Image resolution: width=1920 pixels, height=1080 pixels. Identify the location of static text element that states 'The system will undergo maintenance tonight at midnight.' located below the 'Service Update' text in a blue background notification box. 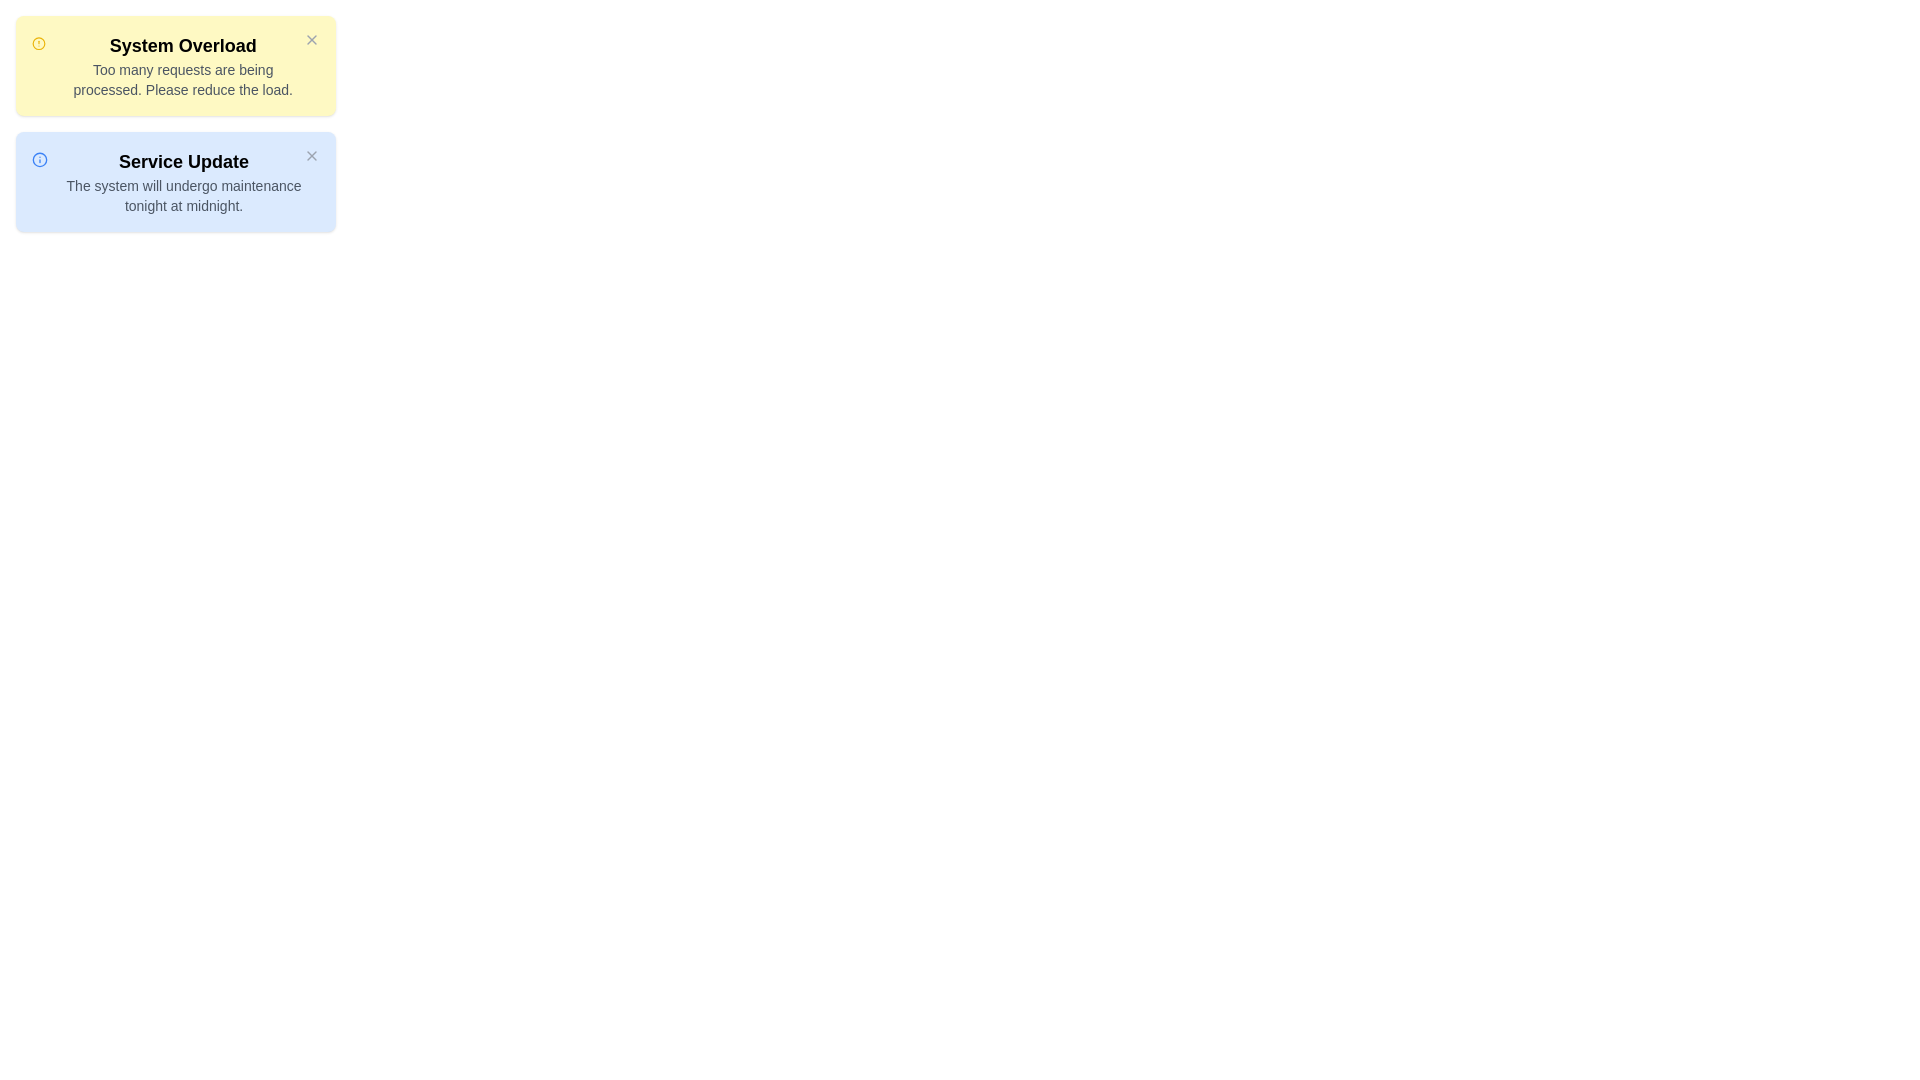
(184, 196).